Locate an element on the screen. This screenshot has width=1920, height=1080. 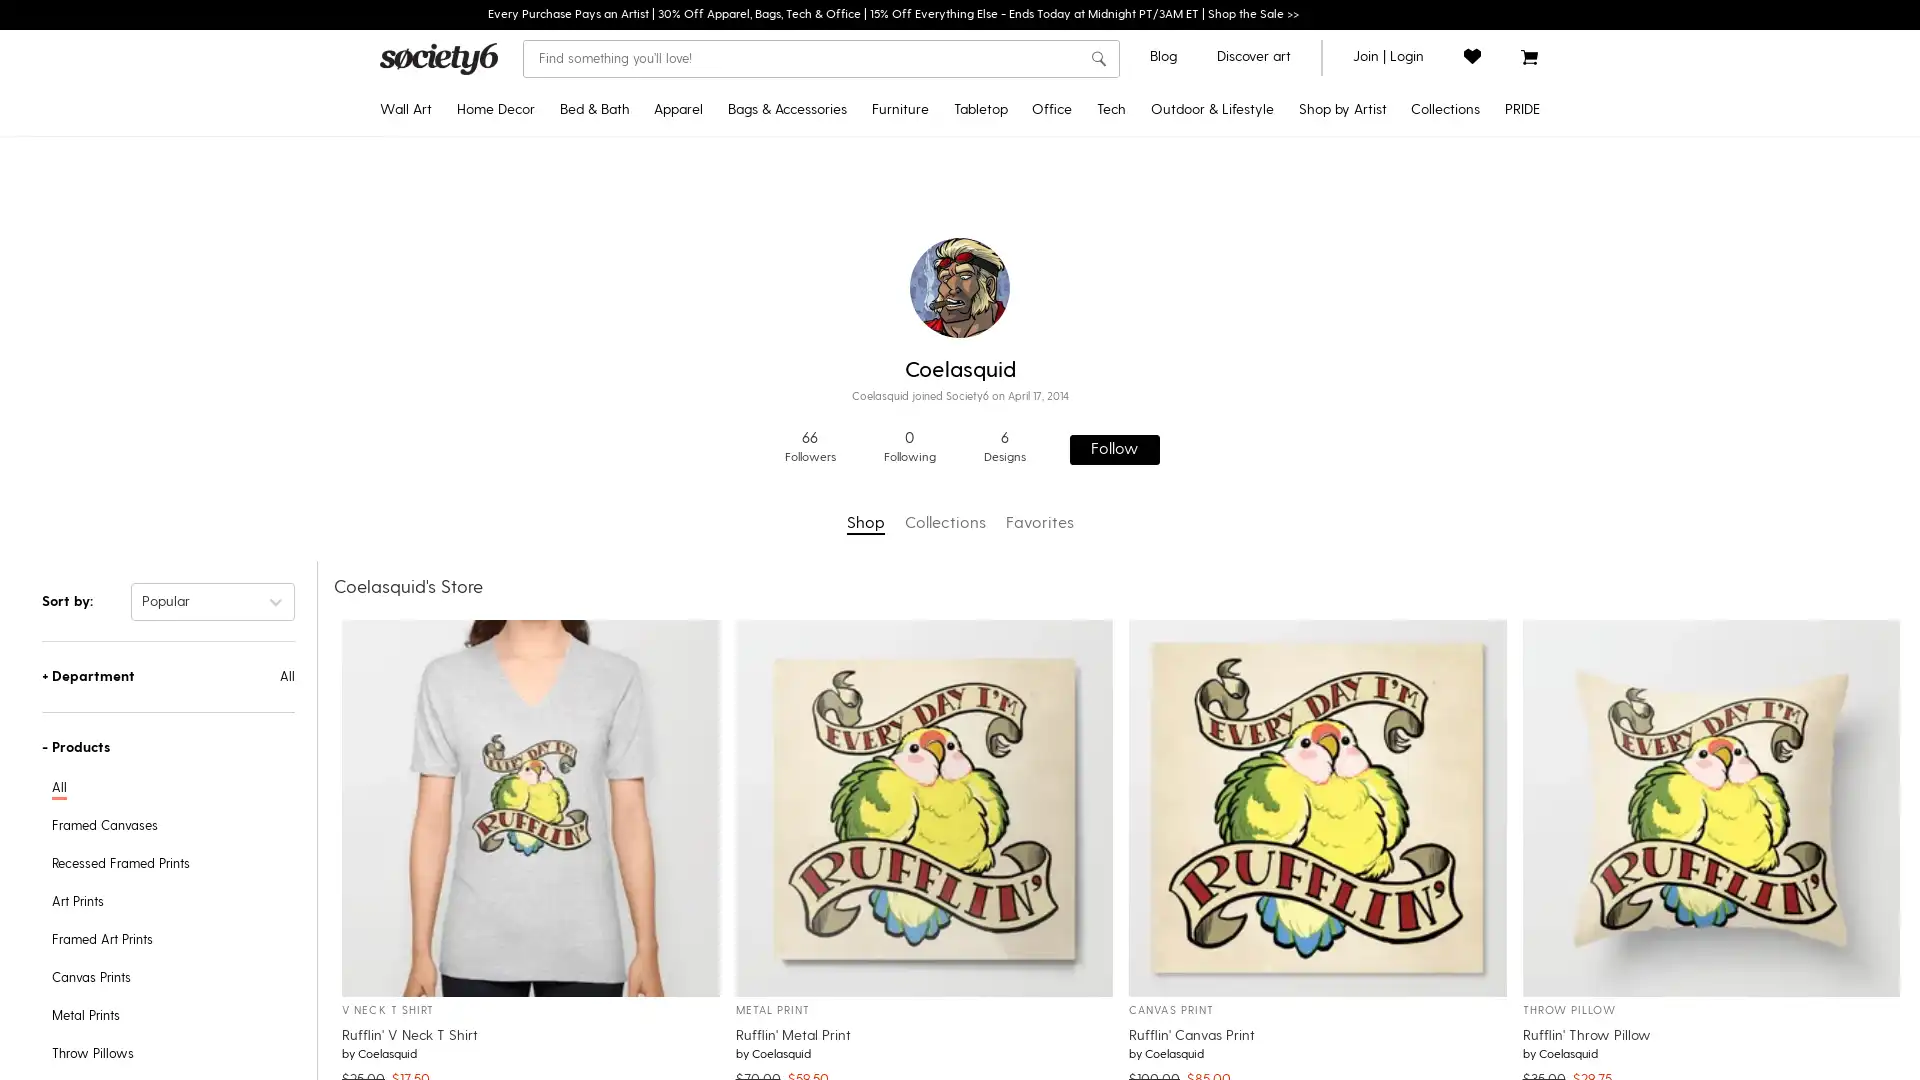
Coasters is located at coordinates (1017, 320).